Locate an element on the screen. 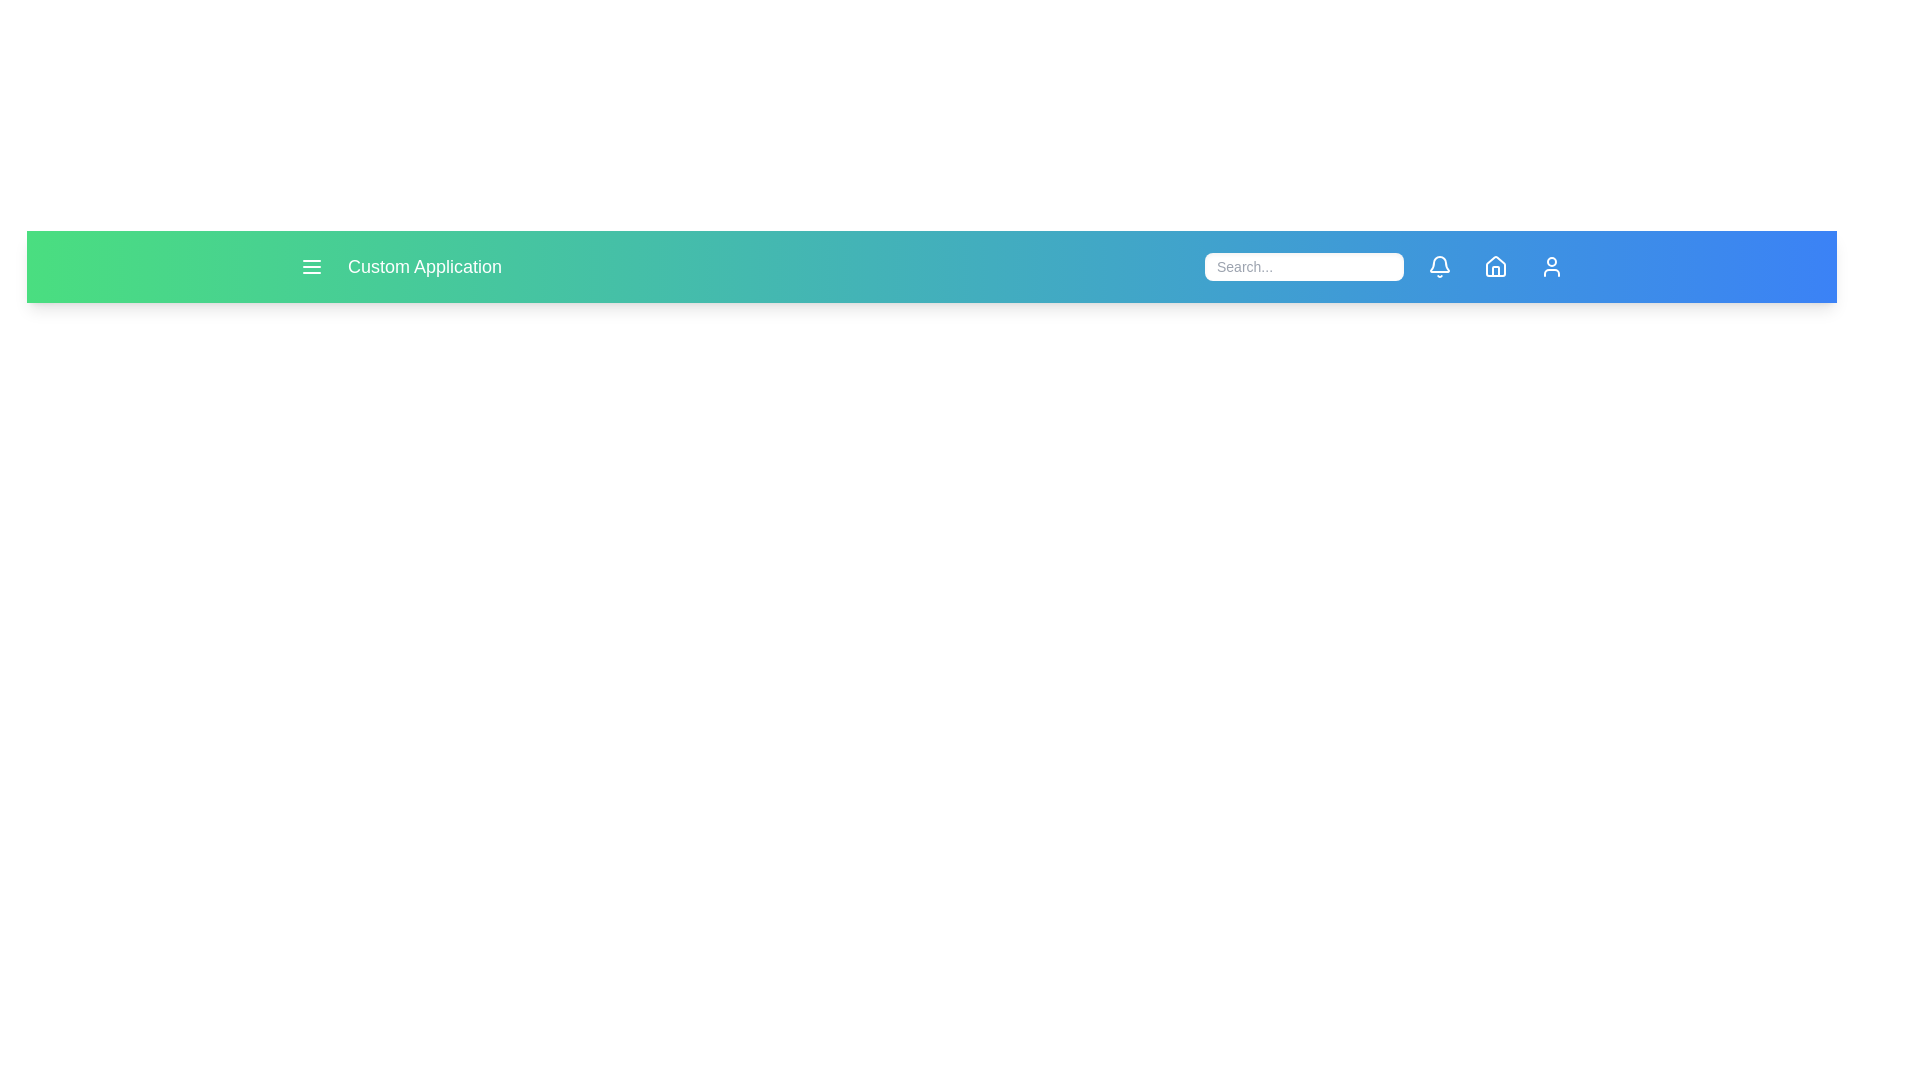 The image size is (1920, 1080). the button labeled Home is located at coordinates (1496, 265).